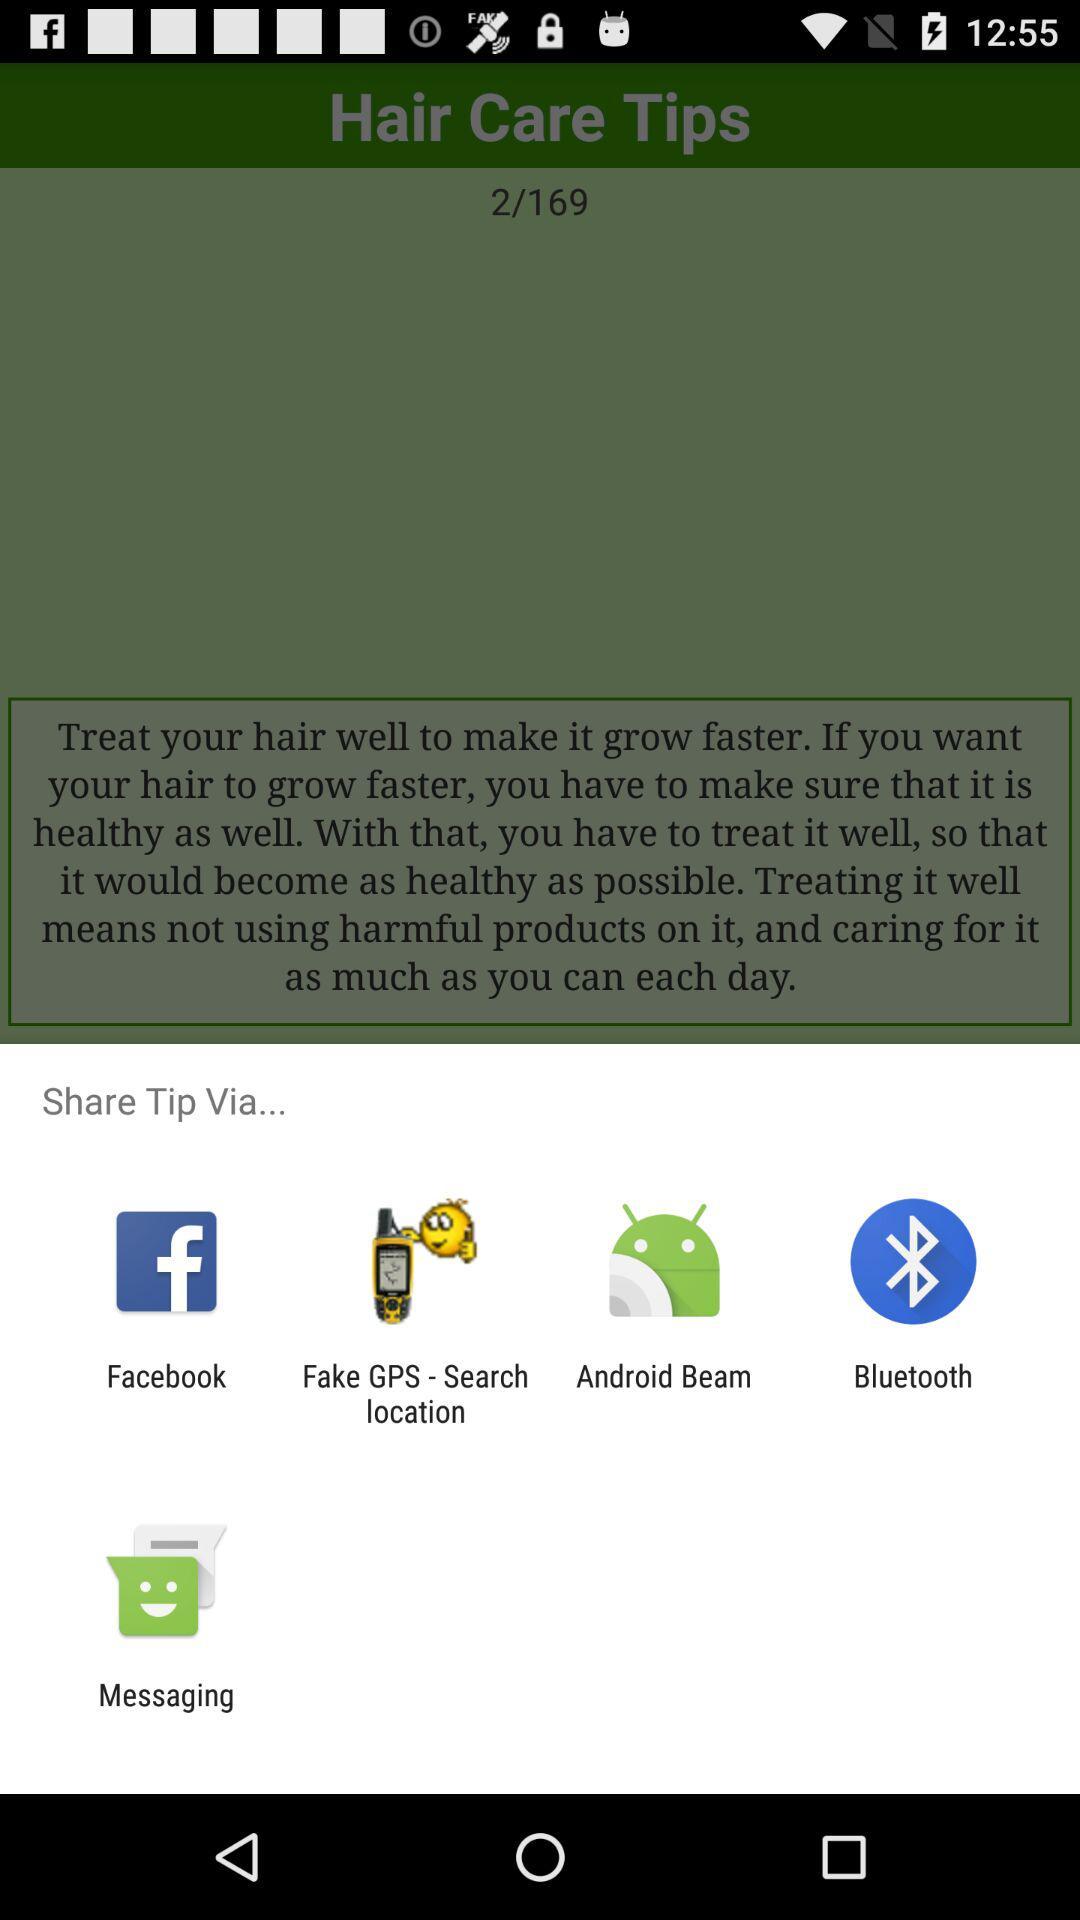  What do you see at coordinates (664, 1392) in the screenshot?
I see `item next to bluetooth item` at bounding box center [664, 1392].